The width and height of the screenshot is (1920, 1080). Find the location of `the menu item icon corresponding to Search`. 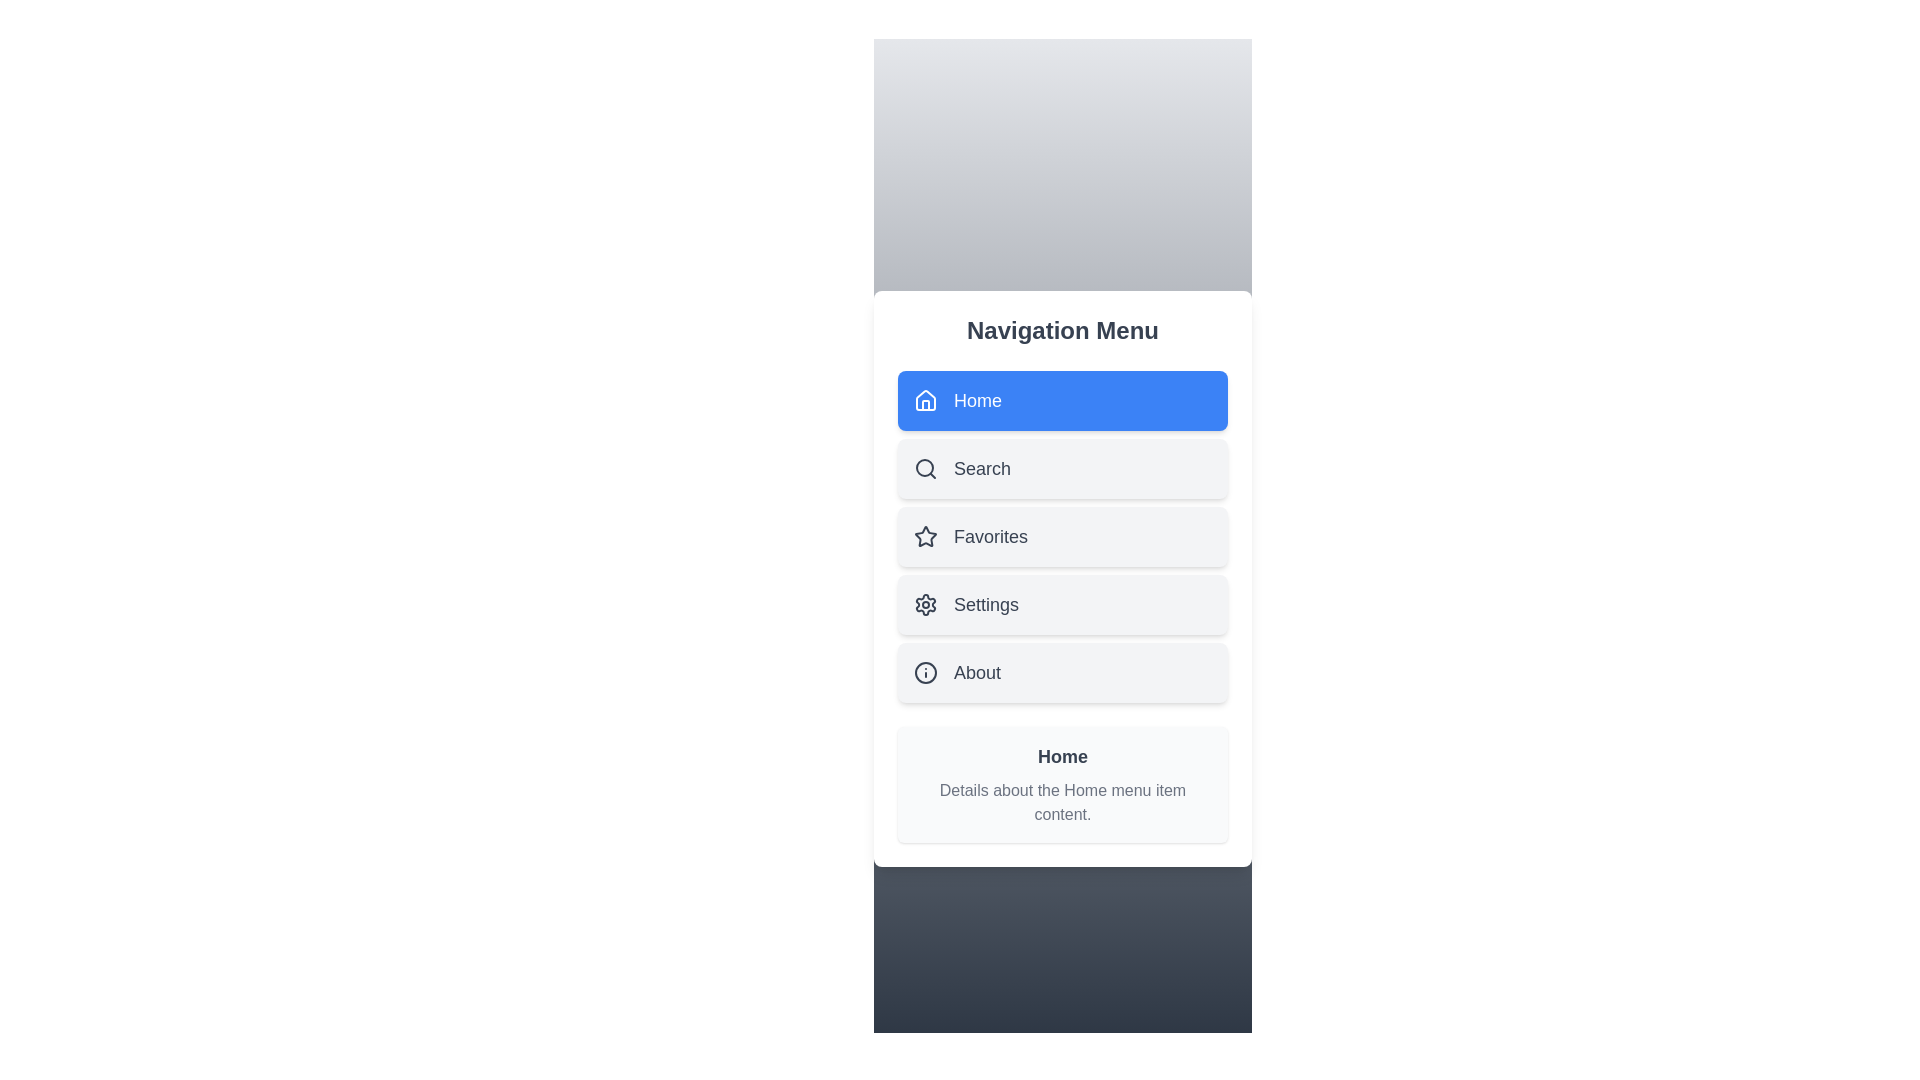

the menu item icon corresponding to Search is located at coordinates (925, 469).